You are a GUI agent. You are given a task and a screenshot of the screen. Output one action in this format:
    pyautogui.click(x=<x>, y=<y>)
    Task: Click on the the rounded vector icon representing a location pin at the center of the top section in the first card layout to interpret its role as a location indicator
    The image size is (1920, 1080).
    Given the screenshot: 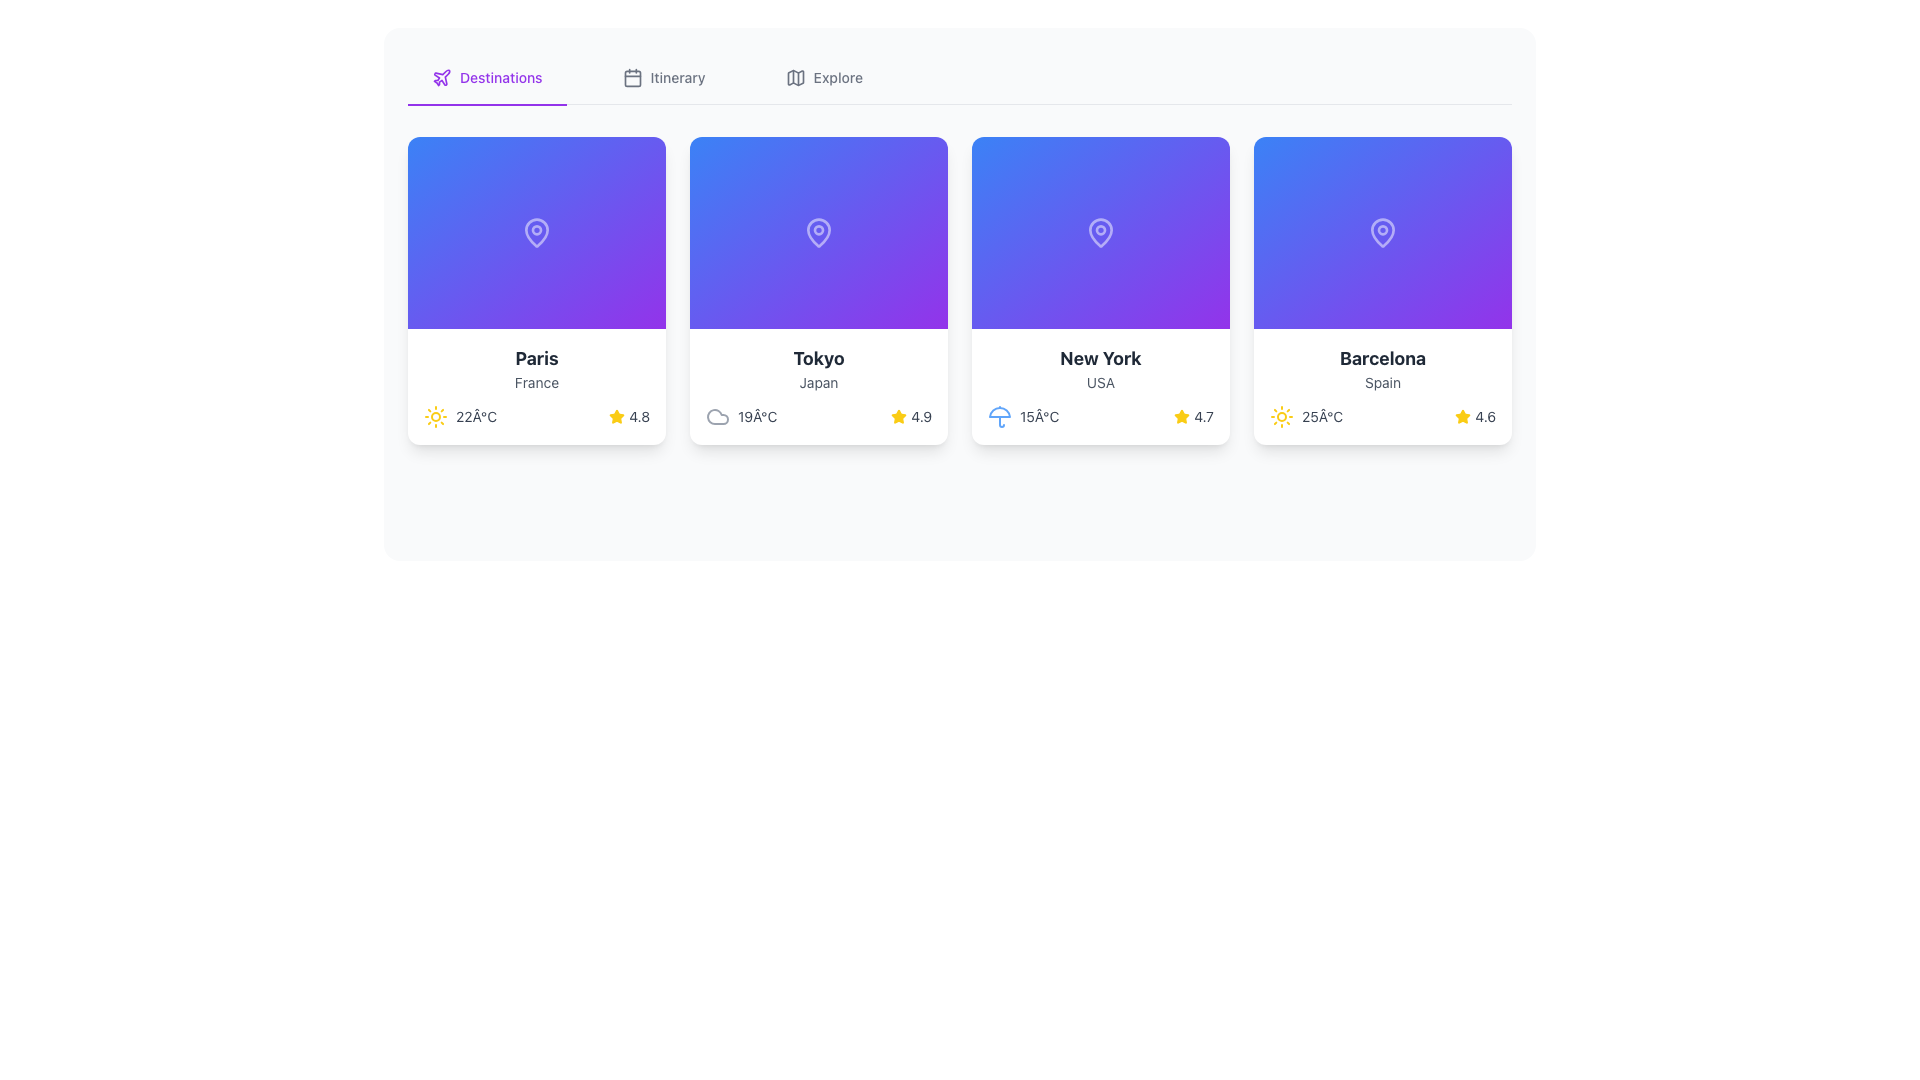 What is the action you would take?
    pyautogui.click(x=537, y=230)
    